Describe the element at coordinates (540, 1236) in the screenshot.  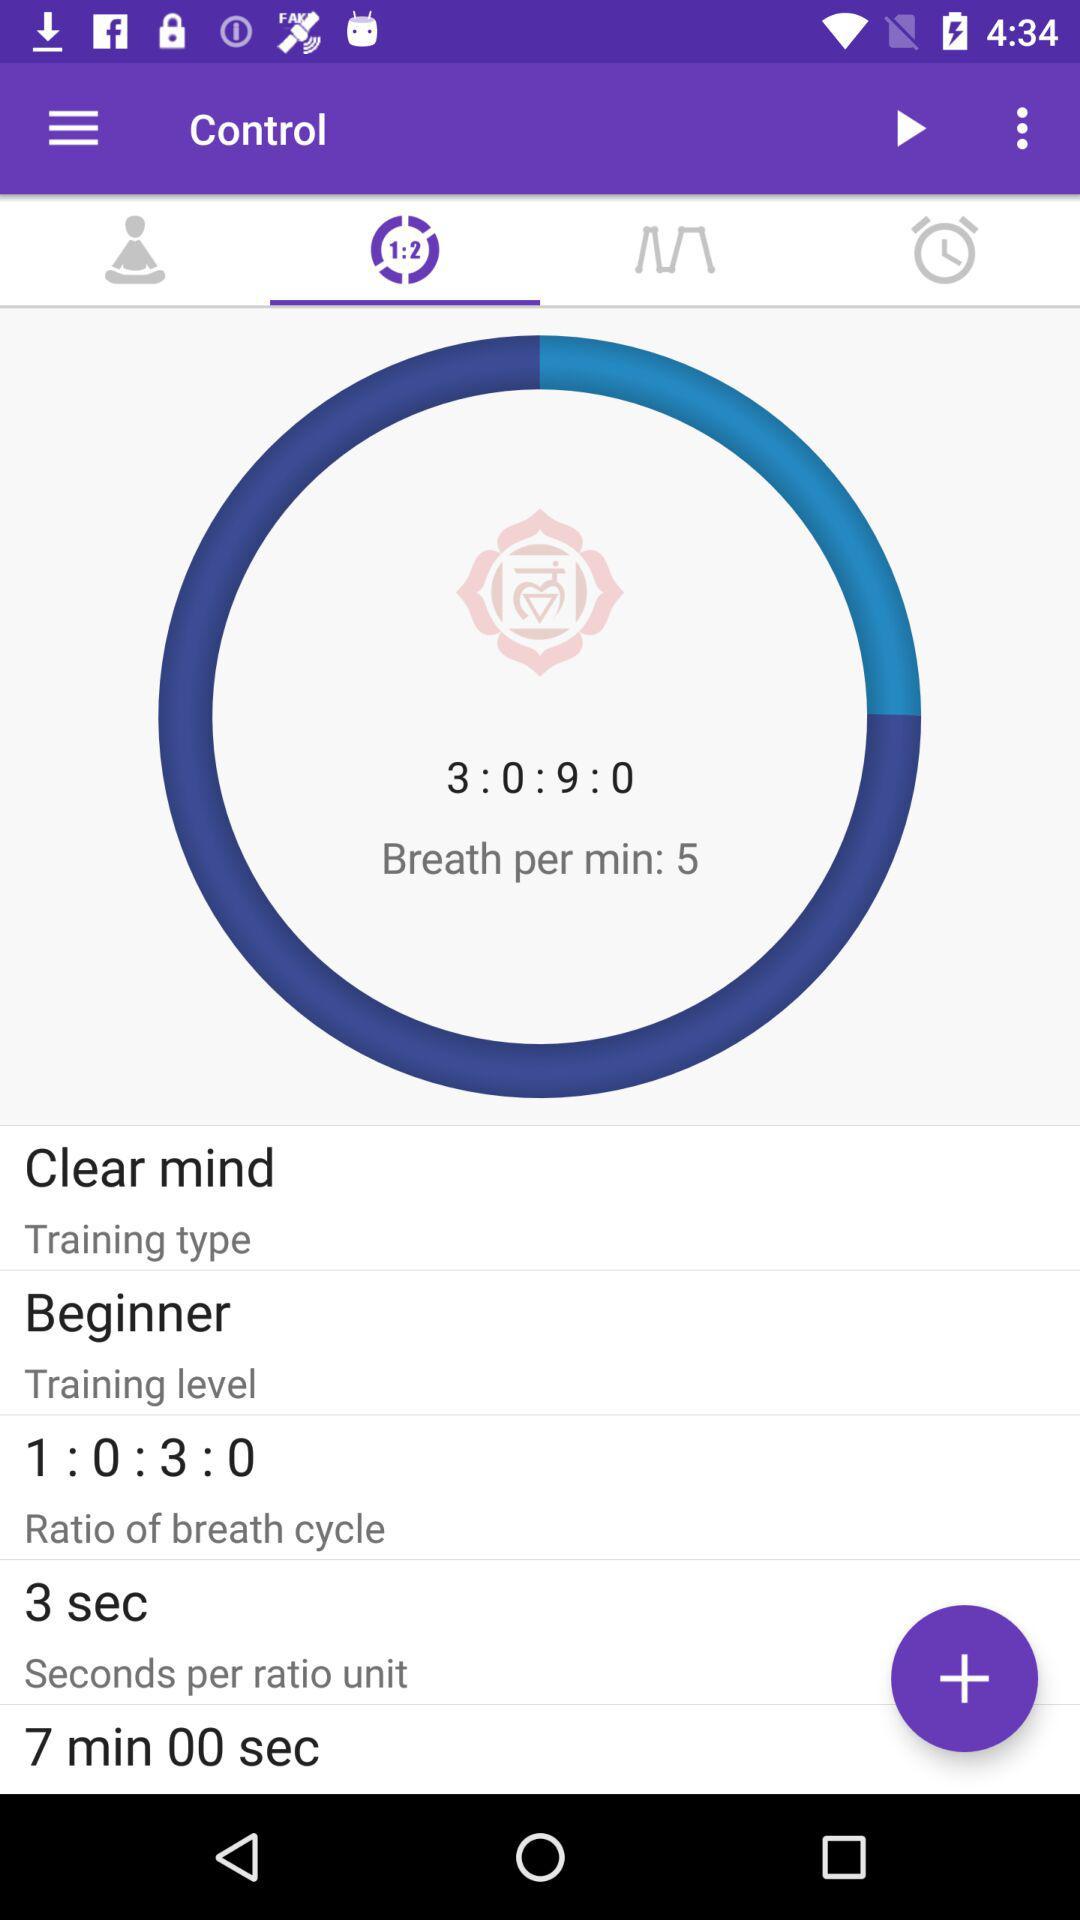
I see `the training type icon` at that location.